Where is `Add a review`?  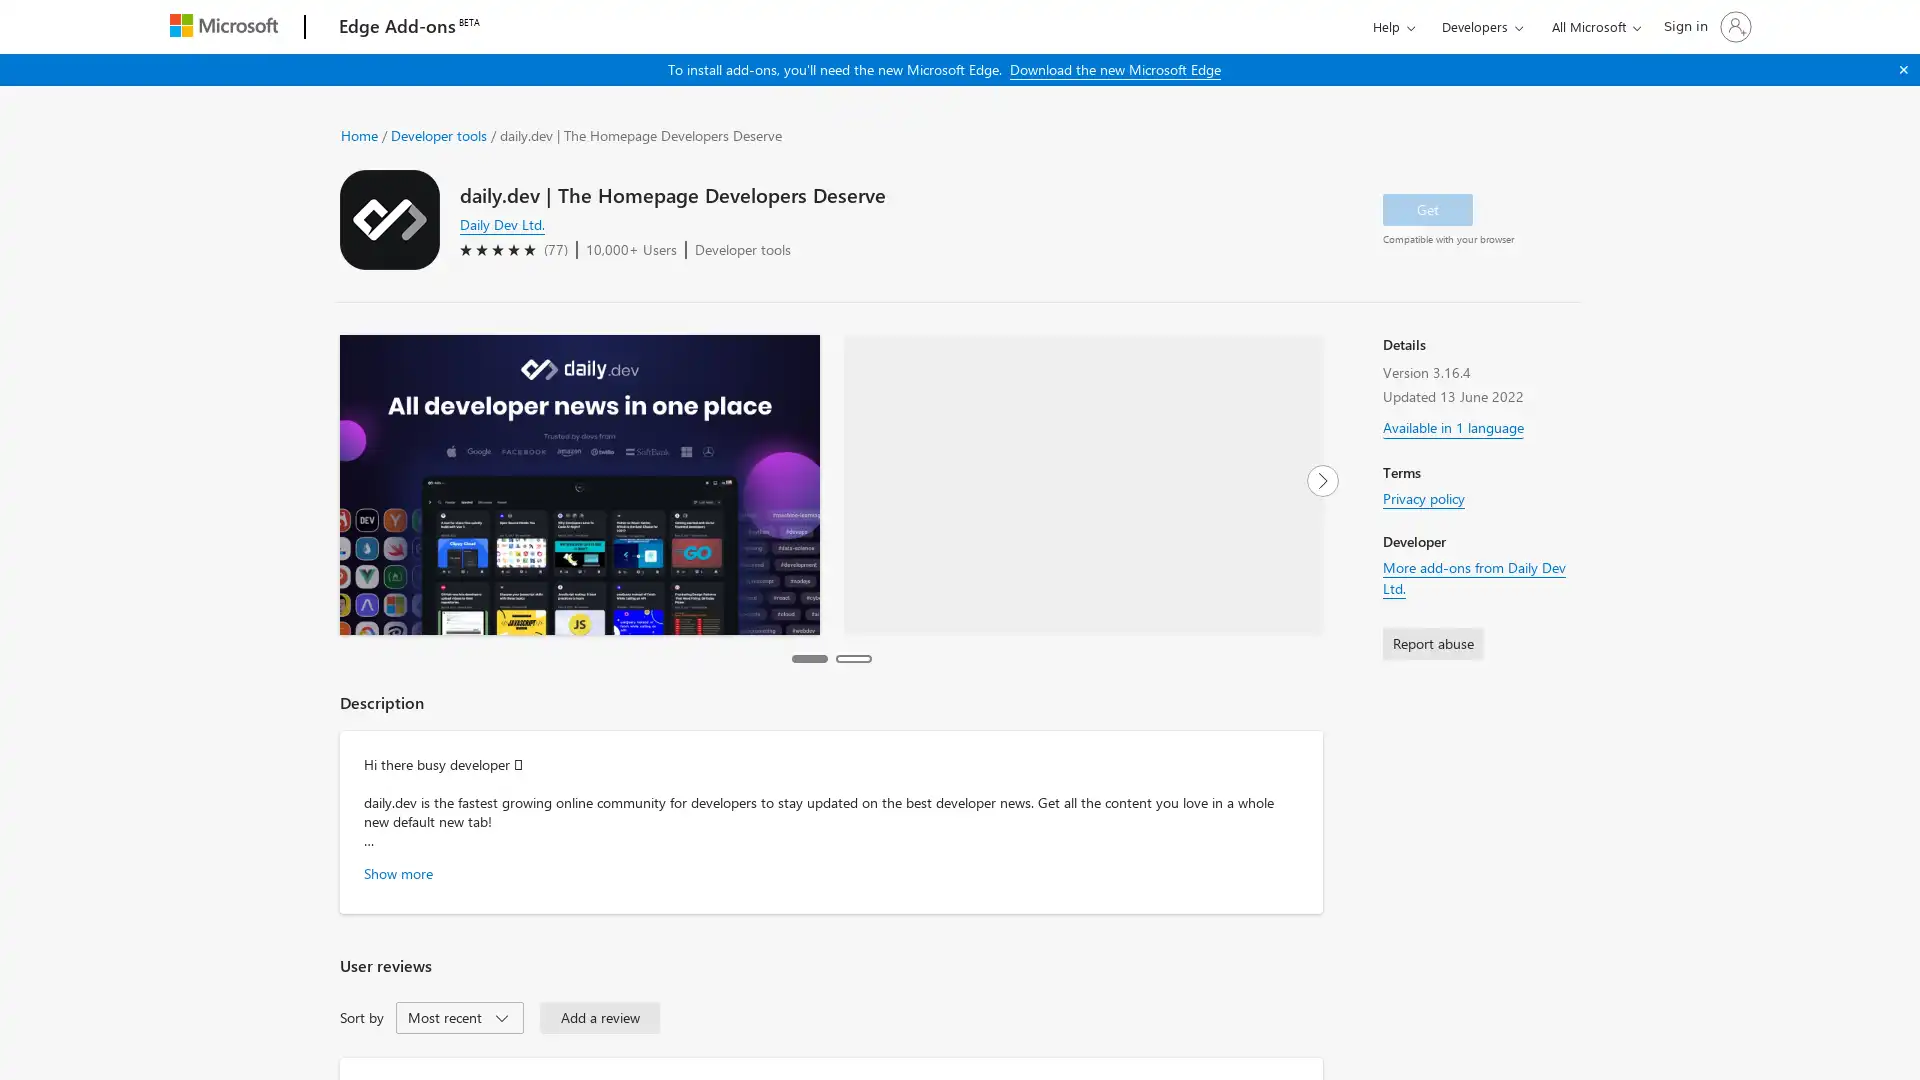
Add a review is located at coordinates (599, 1017).